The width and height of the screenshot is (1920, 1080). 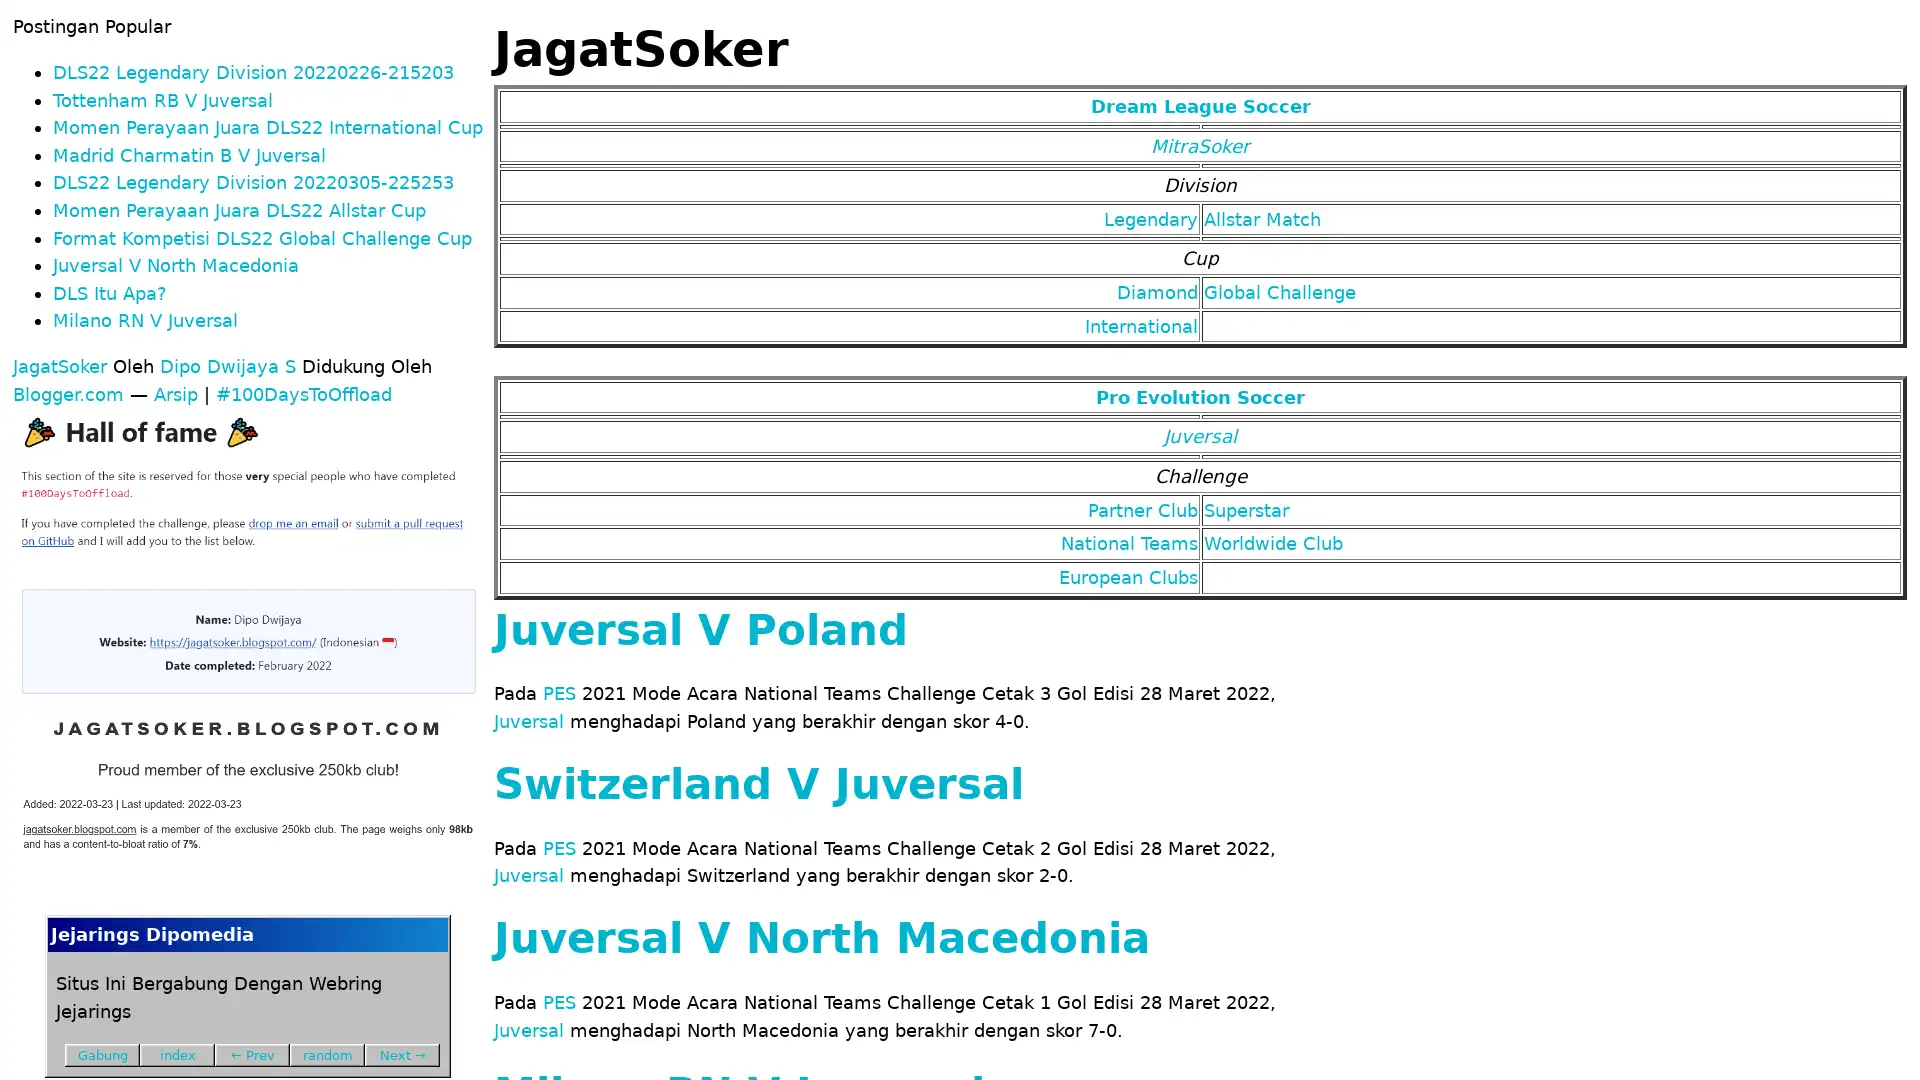 What do you see at coordinates (401, 1053) in the screenshot?
I see `Next` at bounding box center [401, 1053].